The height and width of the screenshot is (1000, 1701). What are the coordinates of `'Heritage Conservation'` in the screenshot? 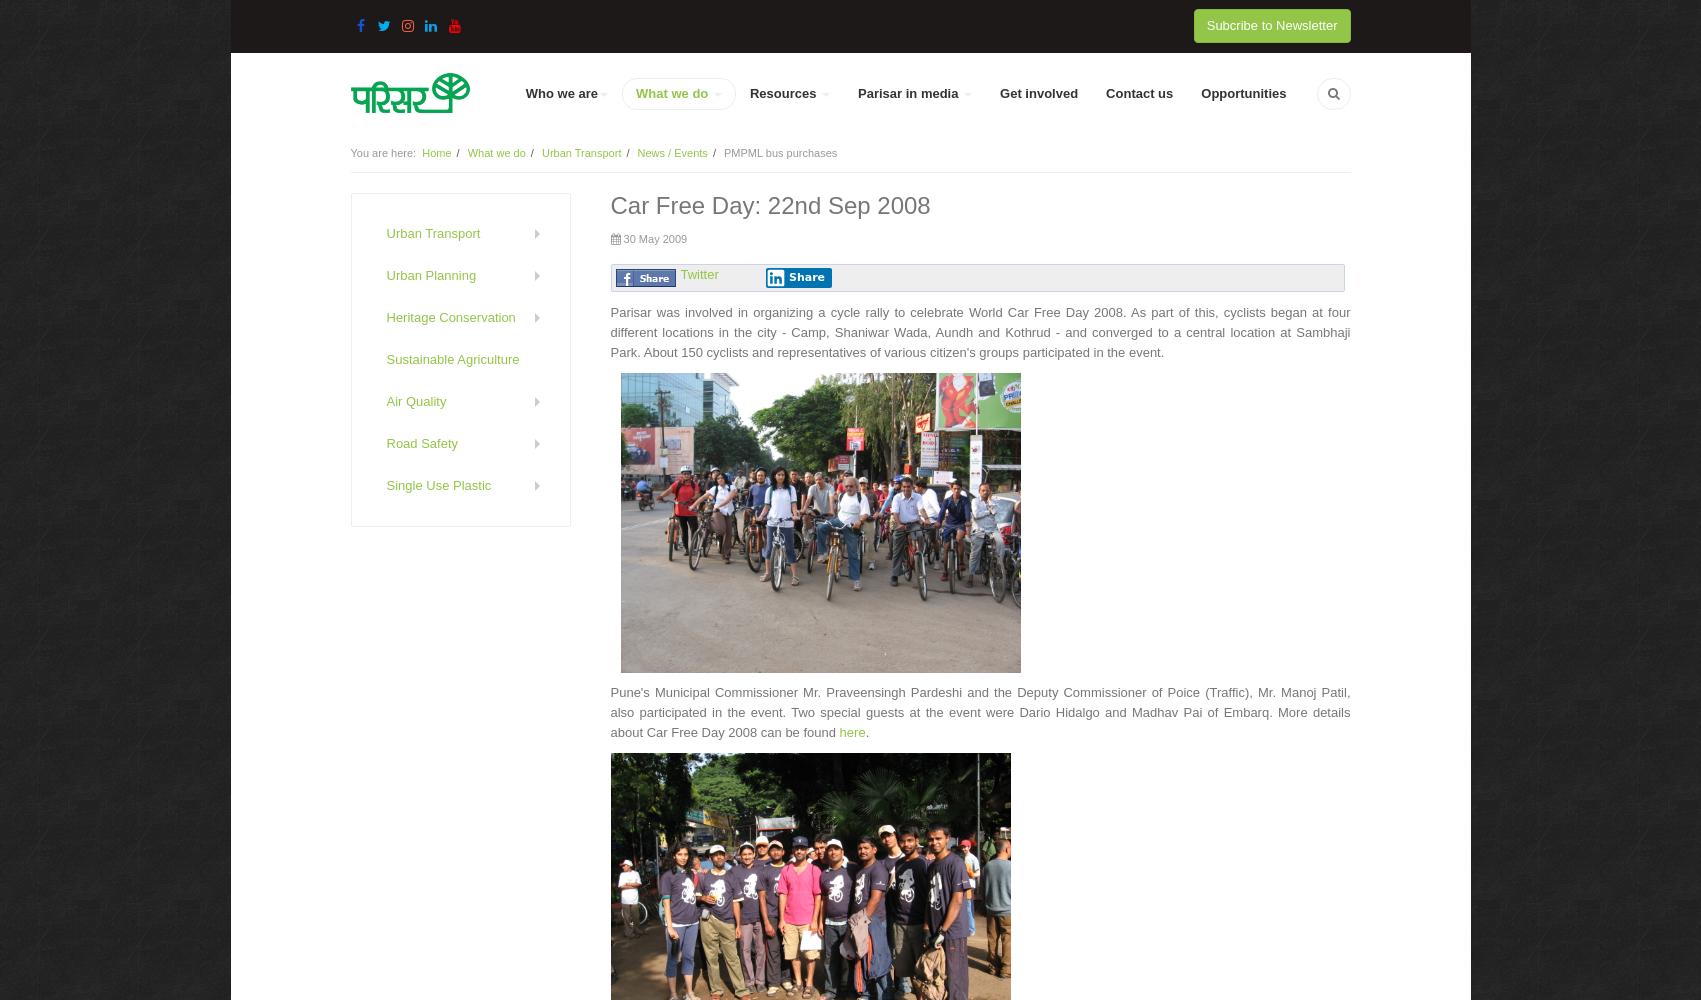 It's located at (449, 316).